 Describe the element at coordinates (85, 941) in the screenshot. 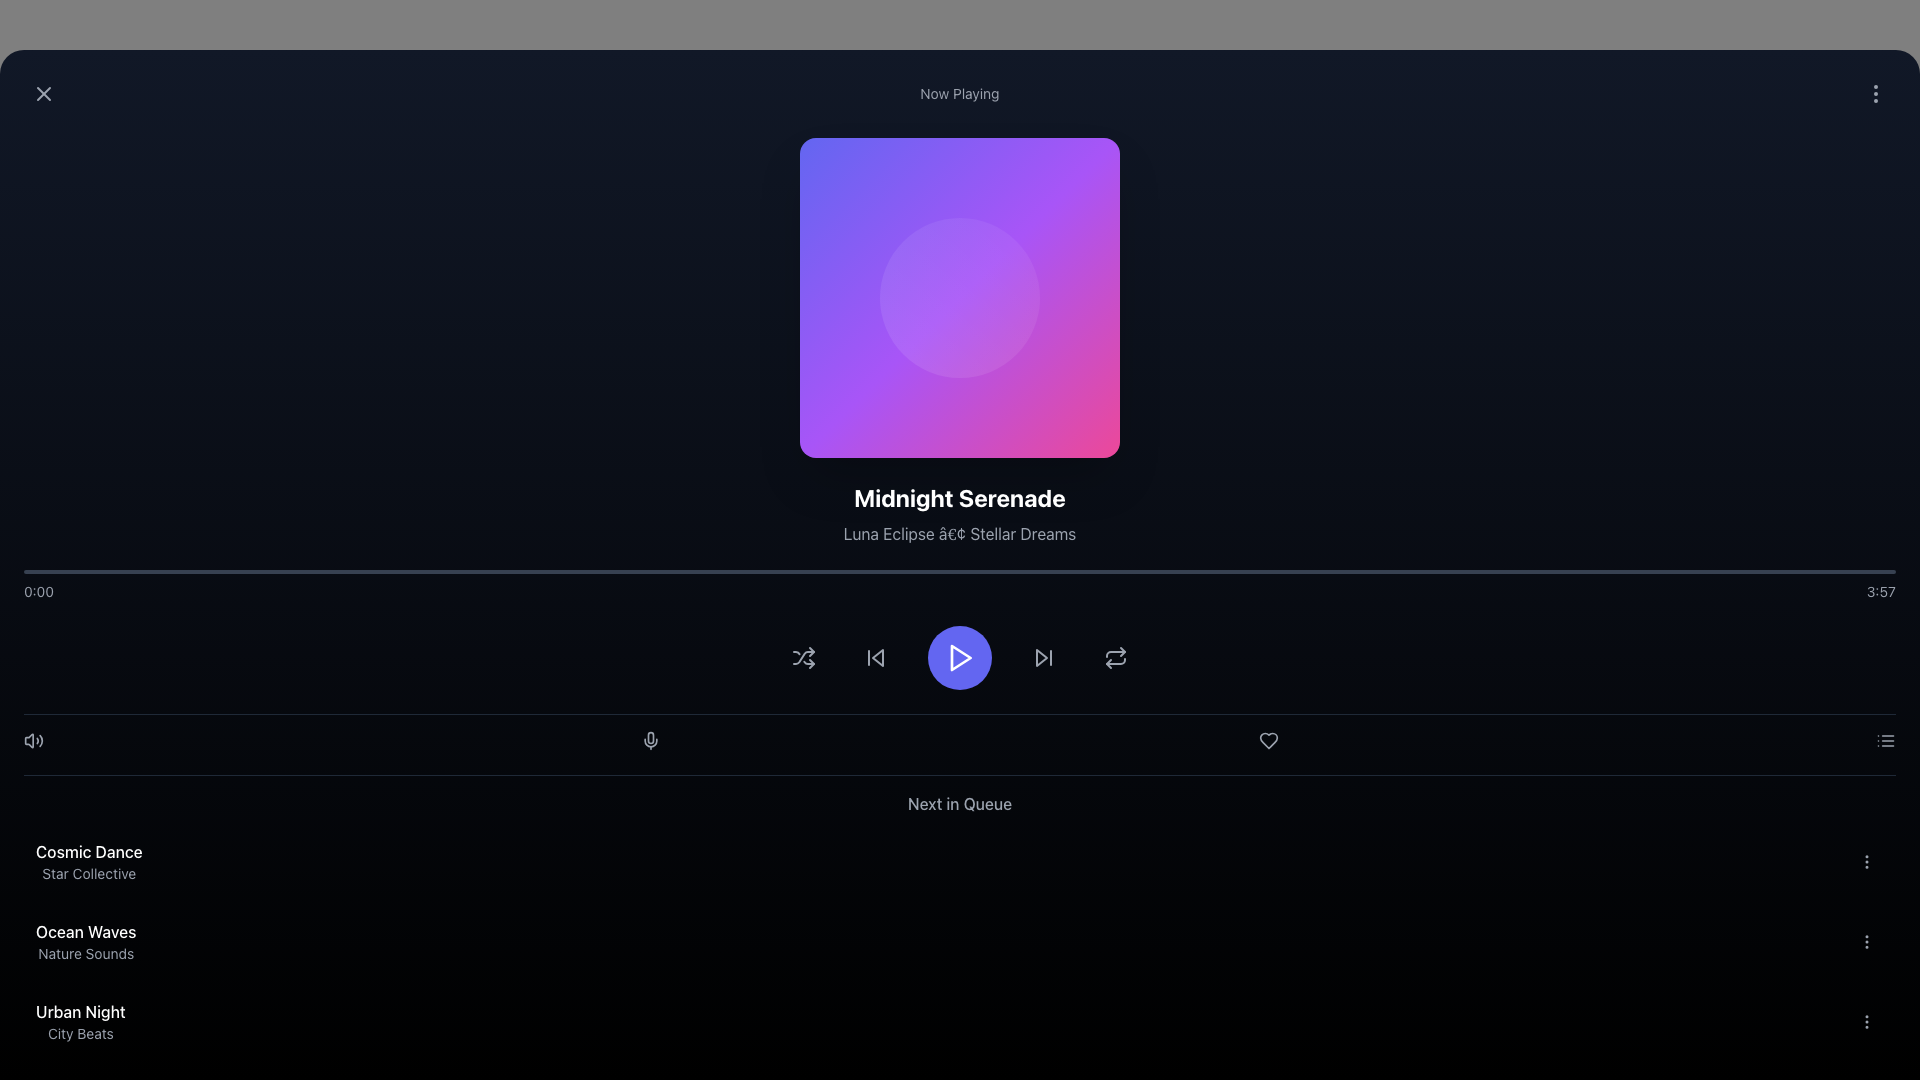

I see `the informative text display for the queued media item located in the 'Next in Queue' list, which is the second item between 'Cosmic Dance' and 'Urban Night'` at that location.